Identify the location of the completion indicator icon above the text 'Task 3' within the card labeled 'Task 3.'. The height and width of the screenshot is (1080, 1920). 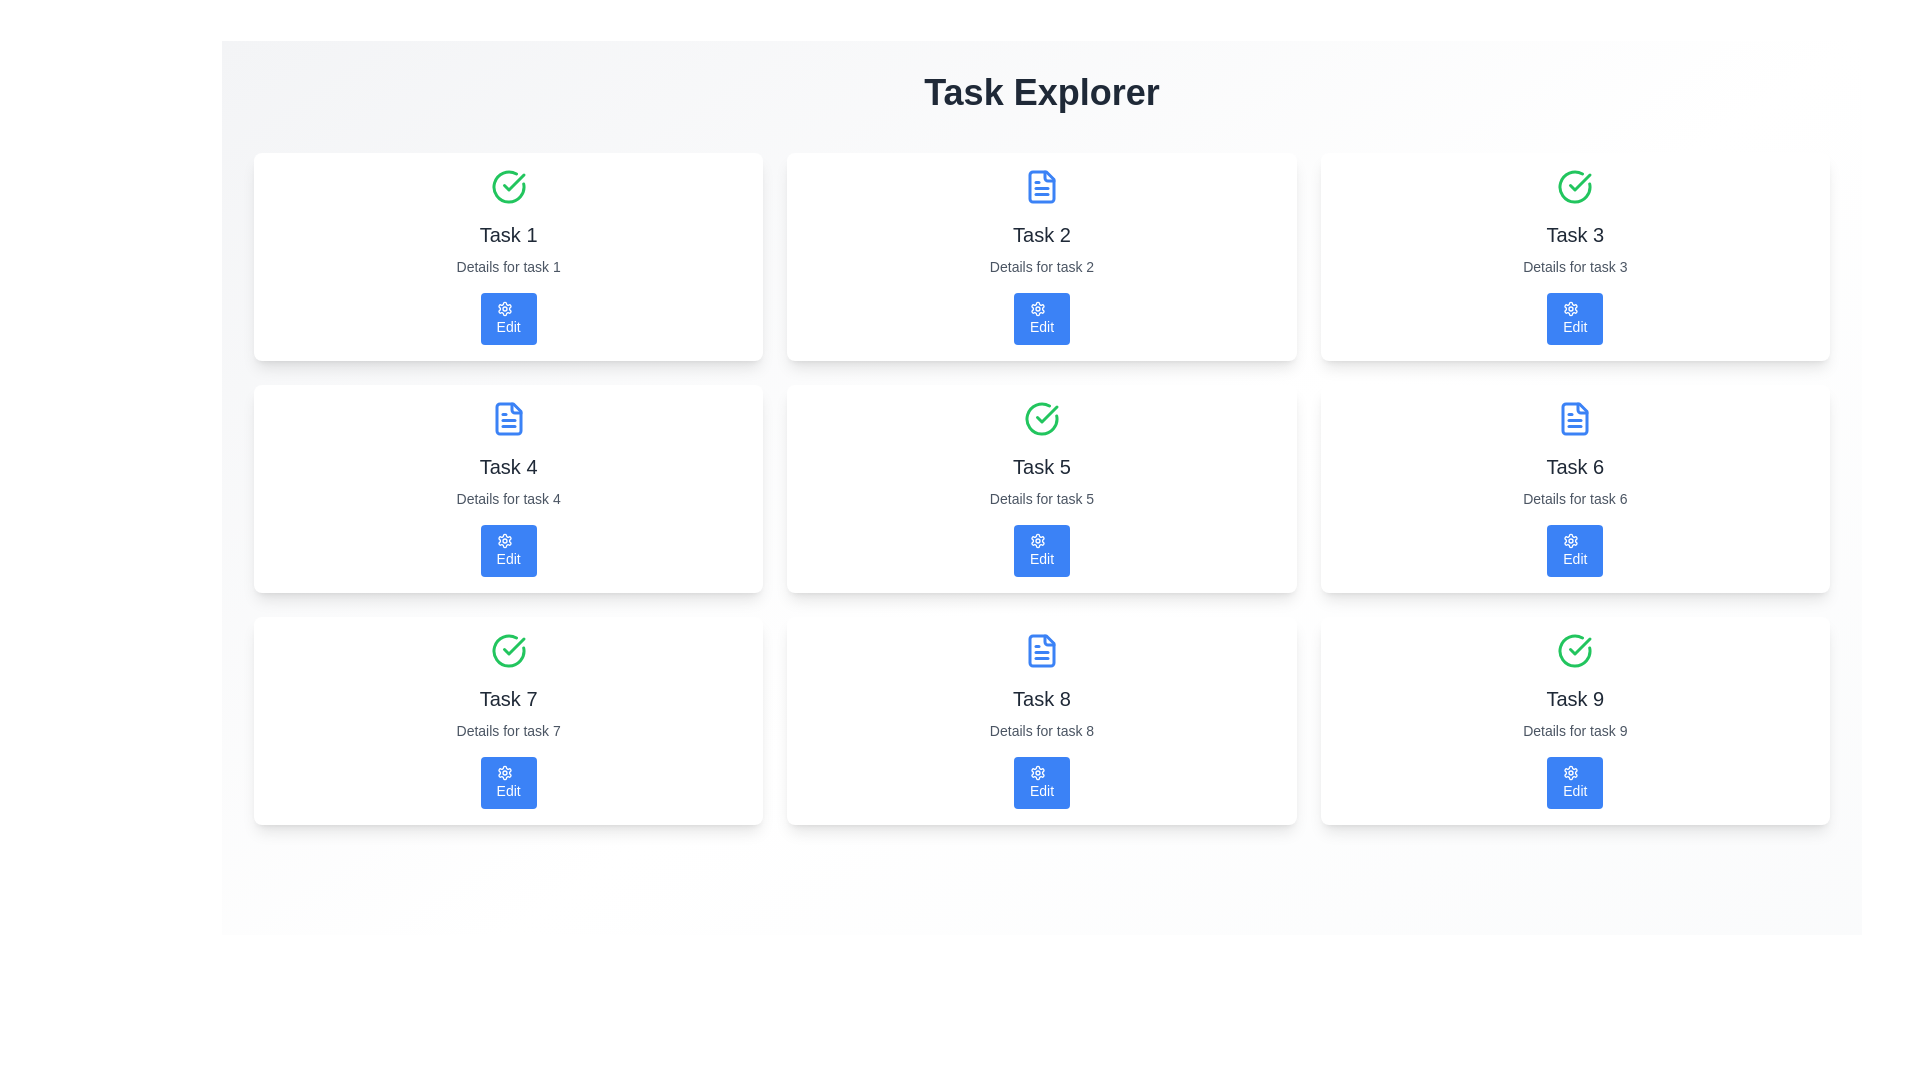
(1574, 186).